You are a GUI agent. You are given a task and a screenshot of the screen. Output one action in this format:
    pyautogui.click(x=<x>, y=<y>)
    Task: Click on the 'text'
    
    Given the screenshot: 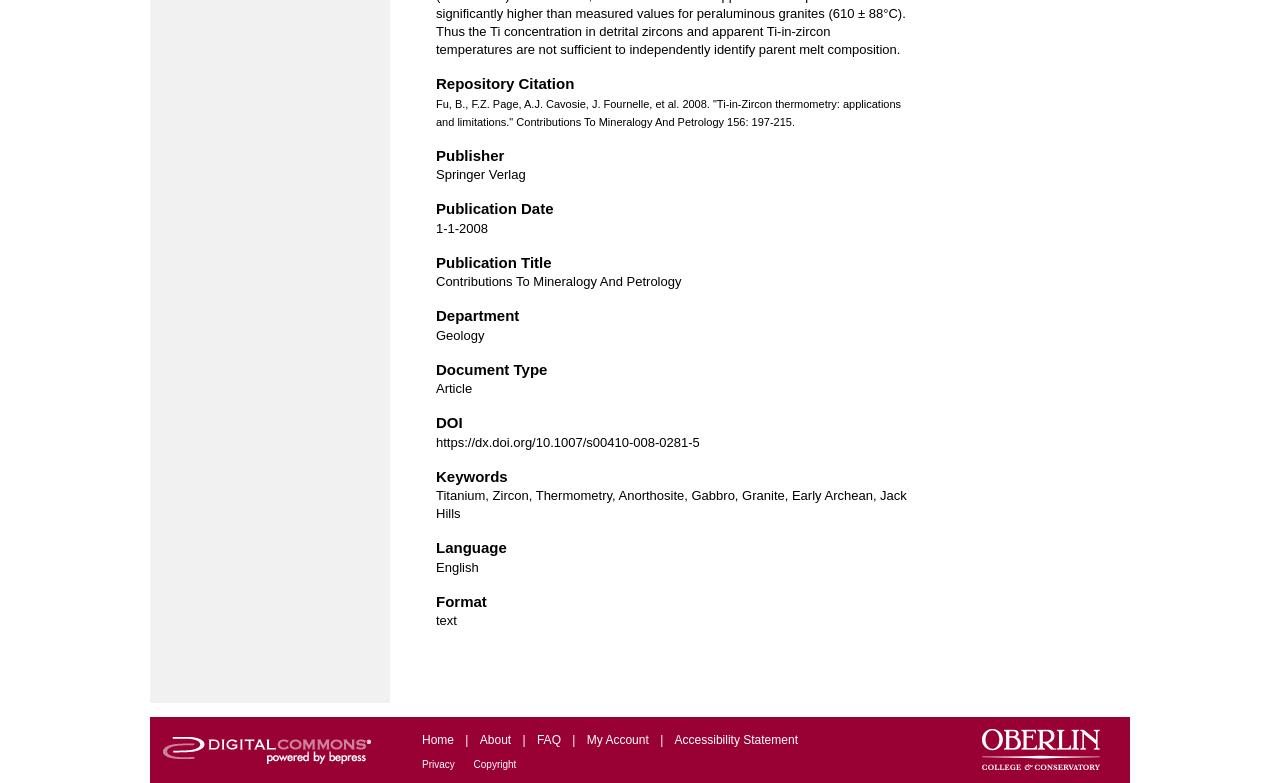 What is the action you would take?
    pyautogui.click(x=444, y=619)
    